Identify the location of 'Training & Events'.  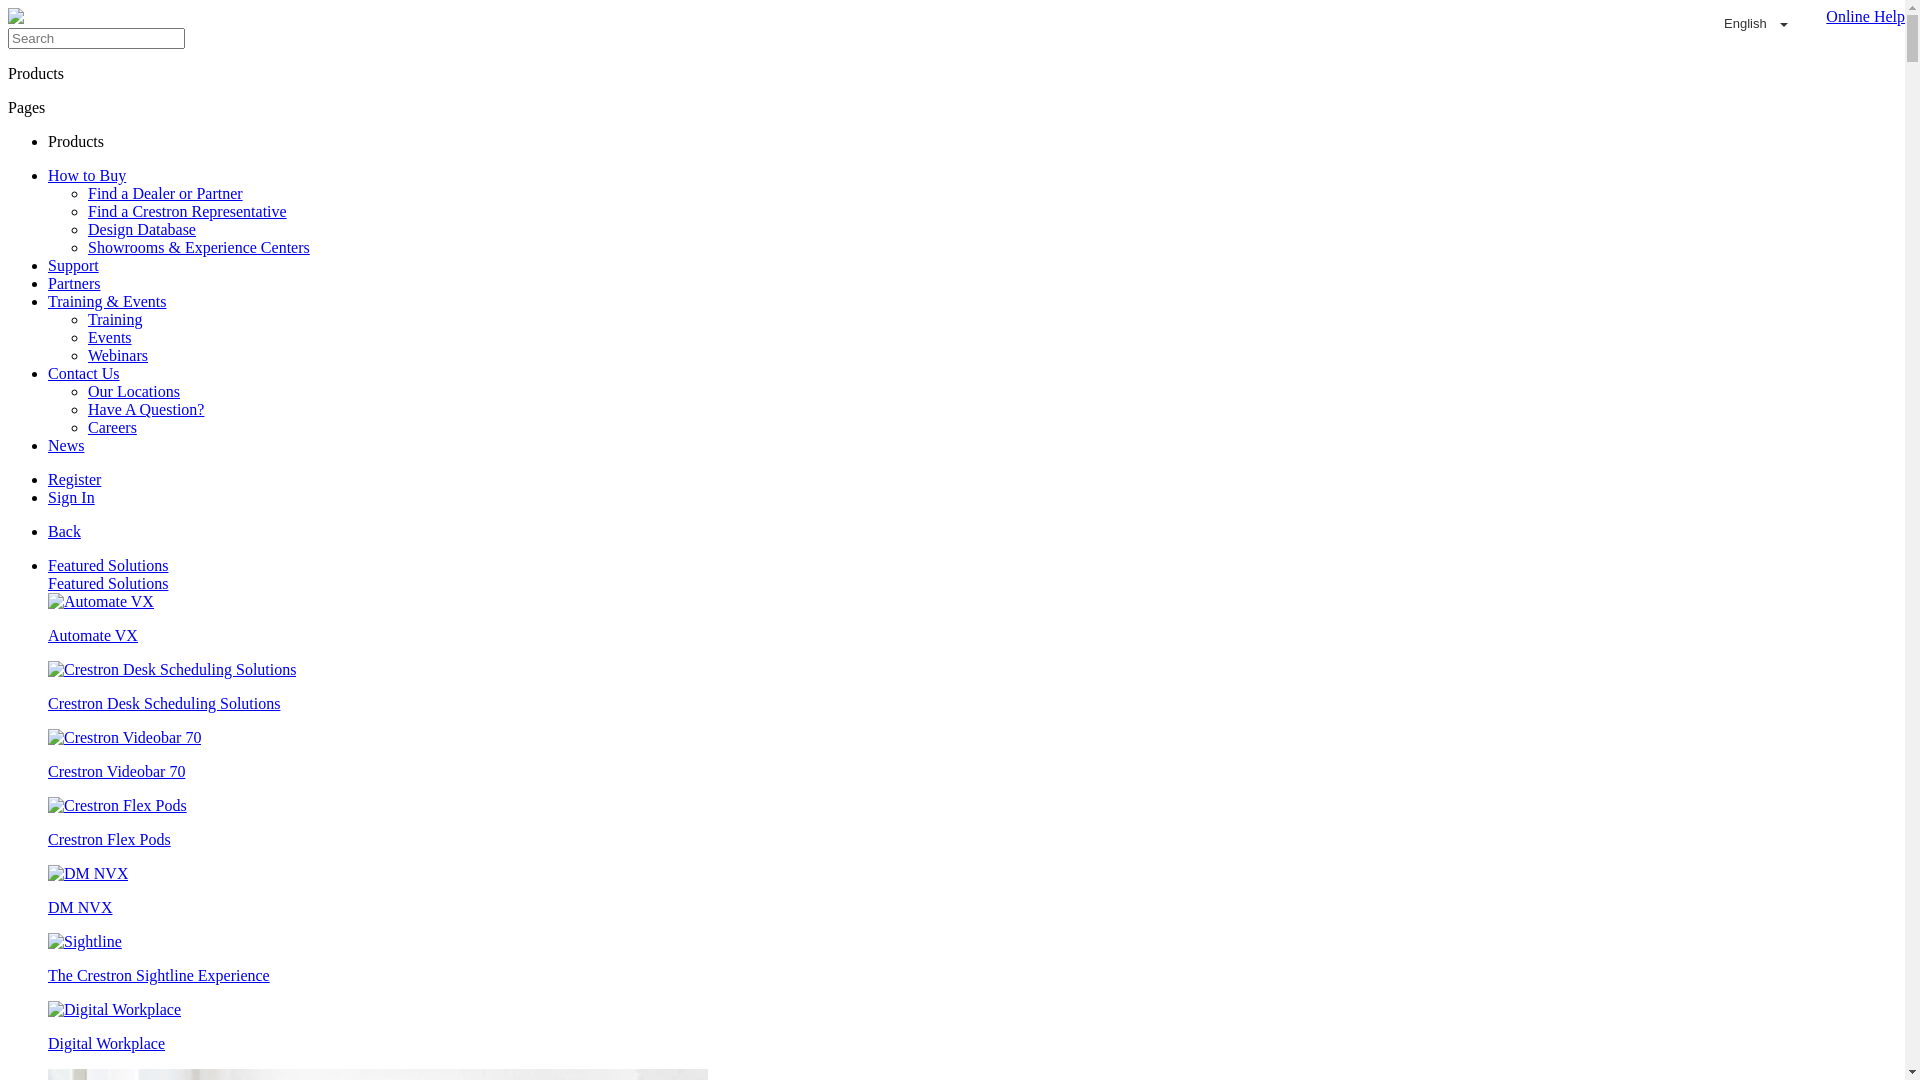
(48, 301).